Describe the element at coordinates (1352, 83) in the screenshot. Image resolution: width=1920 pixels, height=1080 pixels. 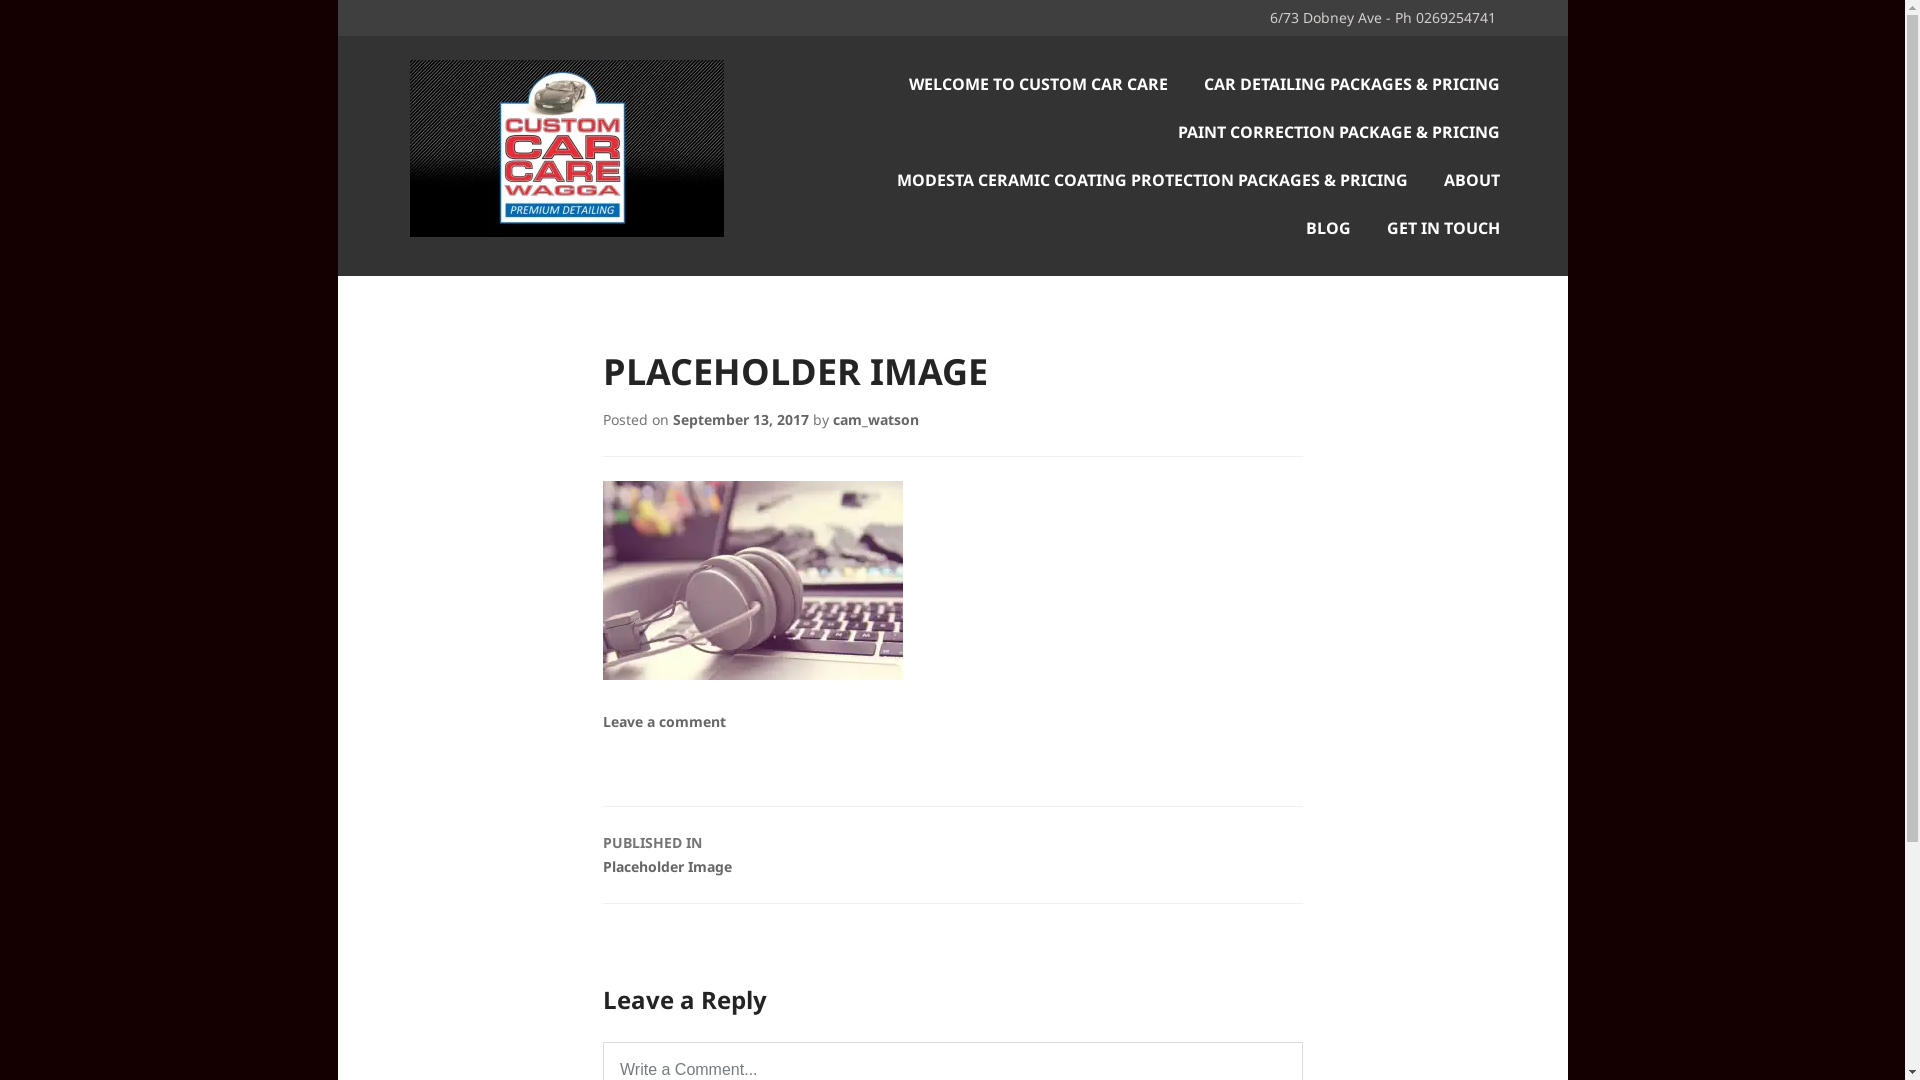
I see `'CAR DETAILING PACKAGES & PRICING'` at that location.